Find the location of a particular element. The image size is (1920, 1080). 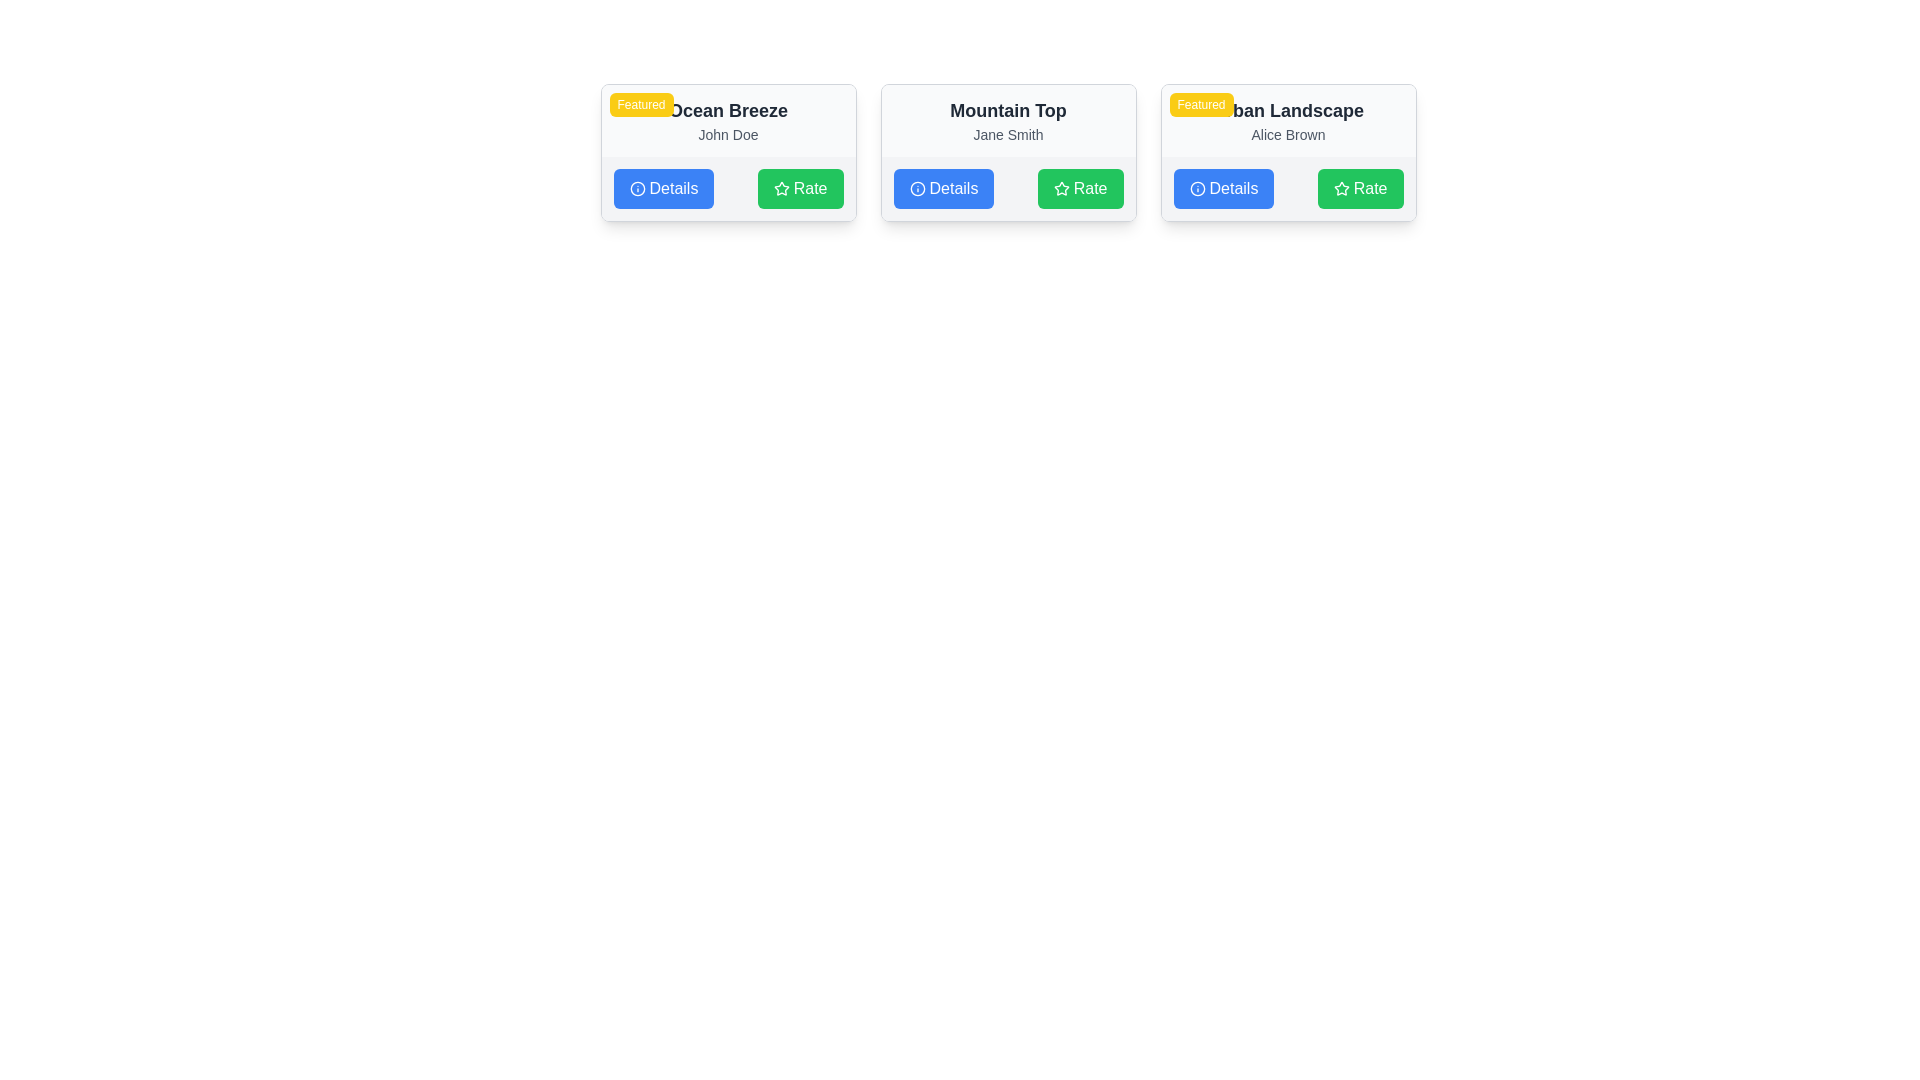

the button located in the bottom-left corner of the first card is located at coordinates (663, 189).